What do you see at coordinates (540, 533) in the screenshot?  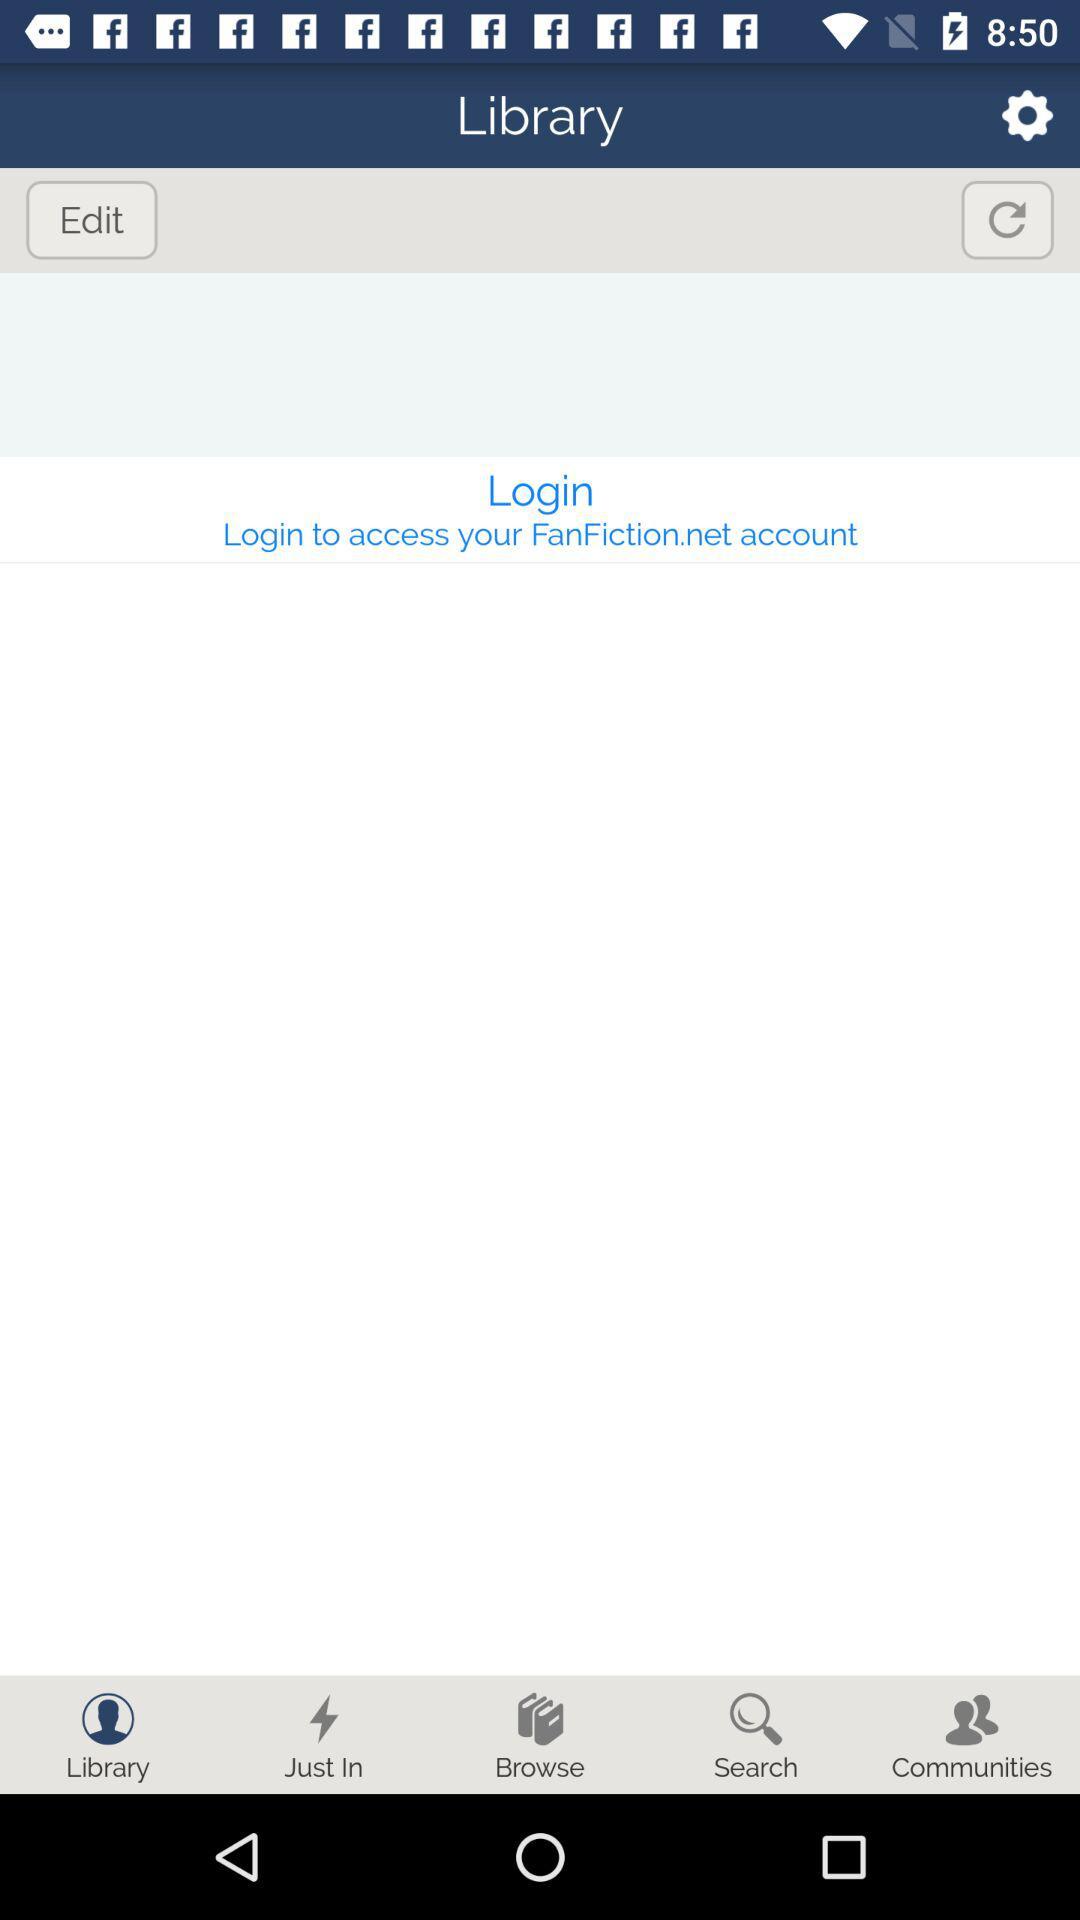 I see `the item below the login icon` at bounding box center [540, 533].